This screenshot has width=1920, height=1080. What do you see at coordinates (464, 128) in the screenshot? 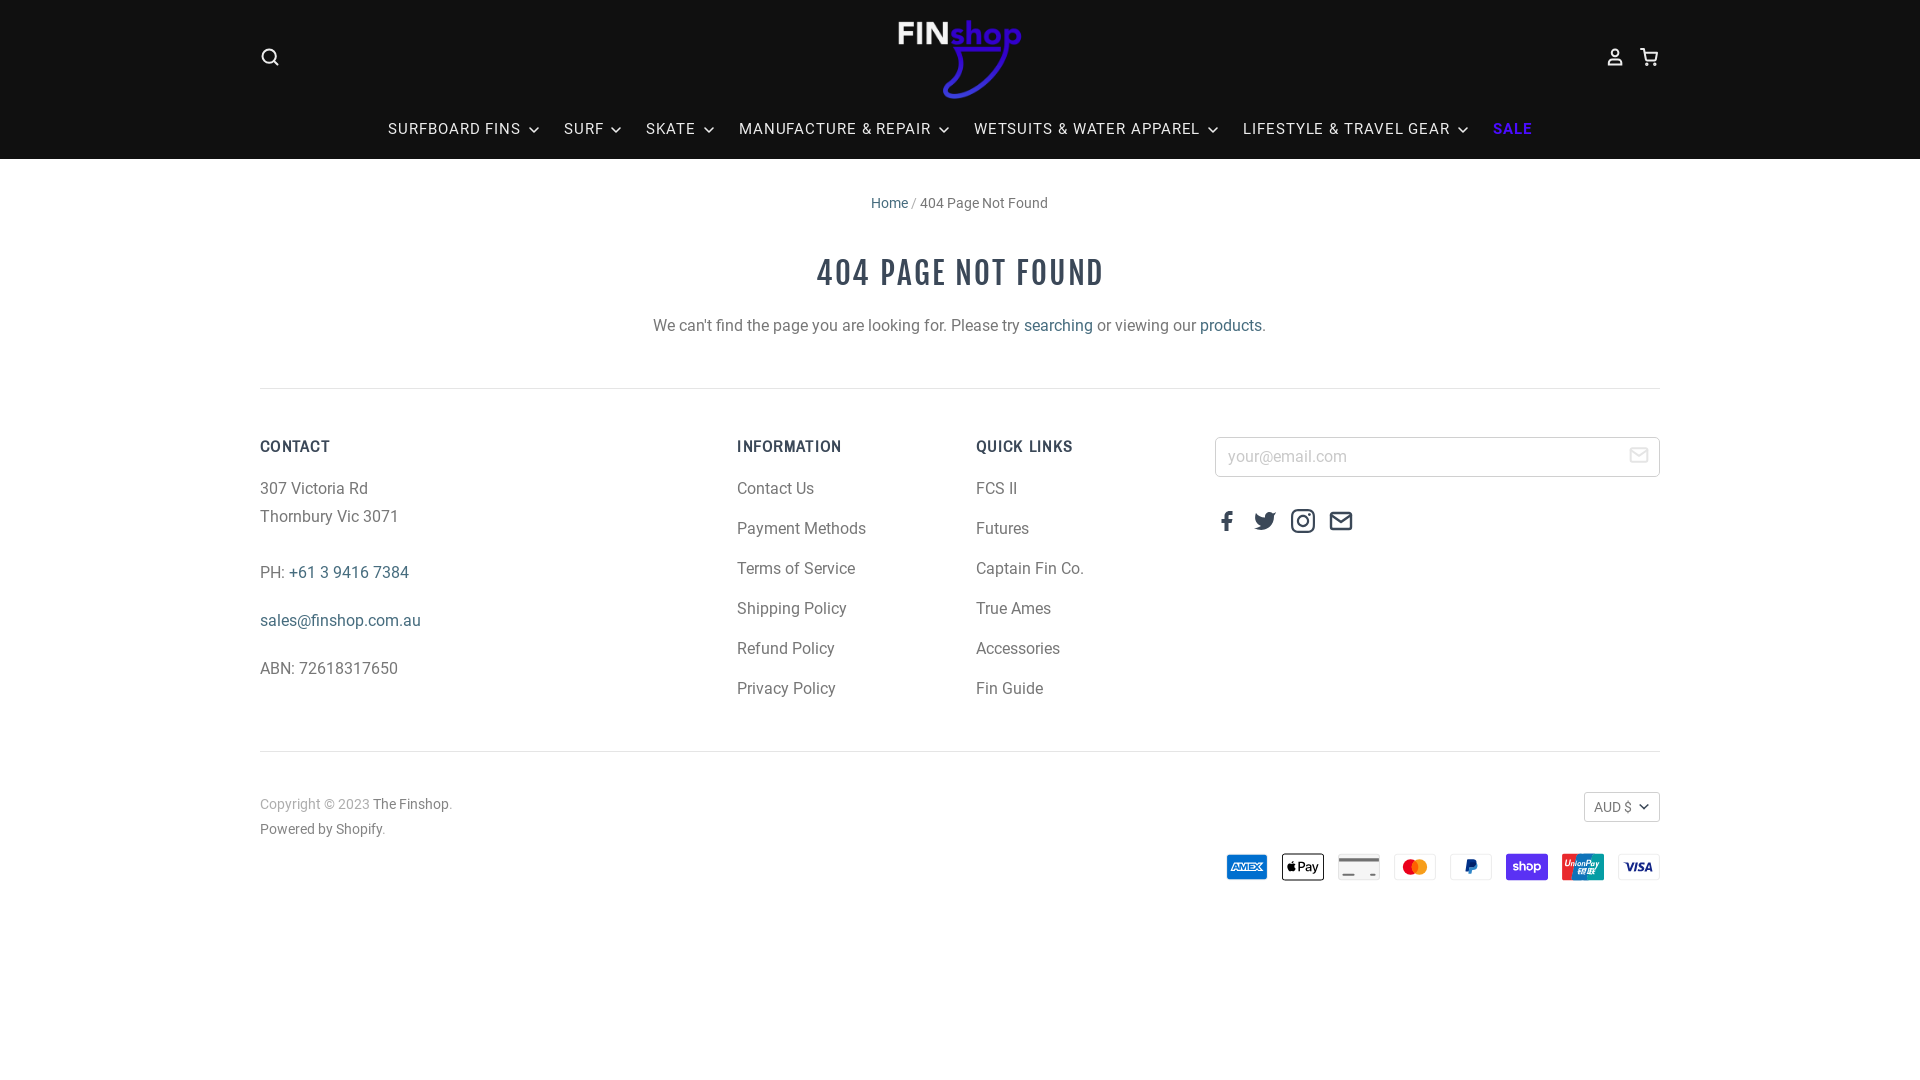
I see `'SURFBOARD FINS'` at bounding box center [464, 128].